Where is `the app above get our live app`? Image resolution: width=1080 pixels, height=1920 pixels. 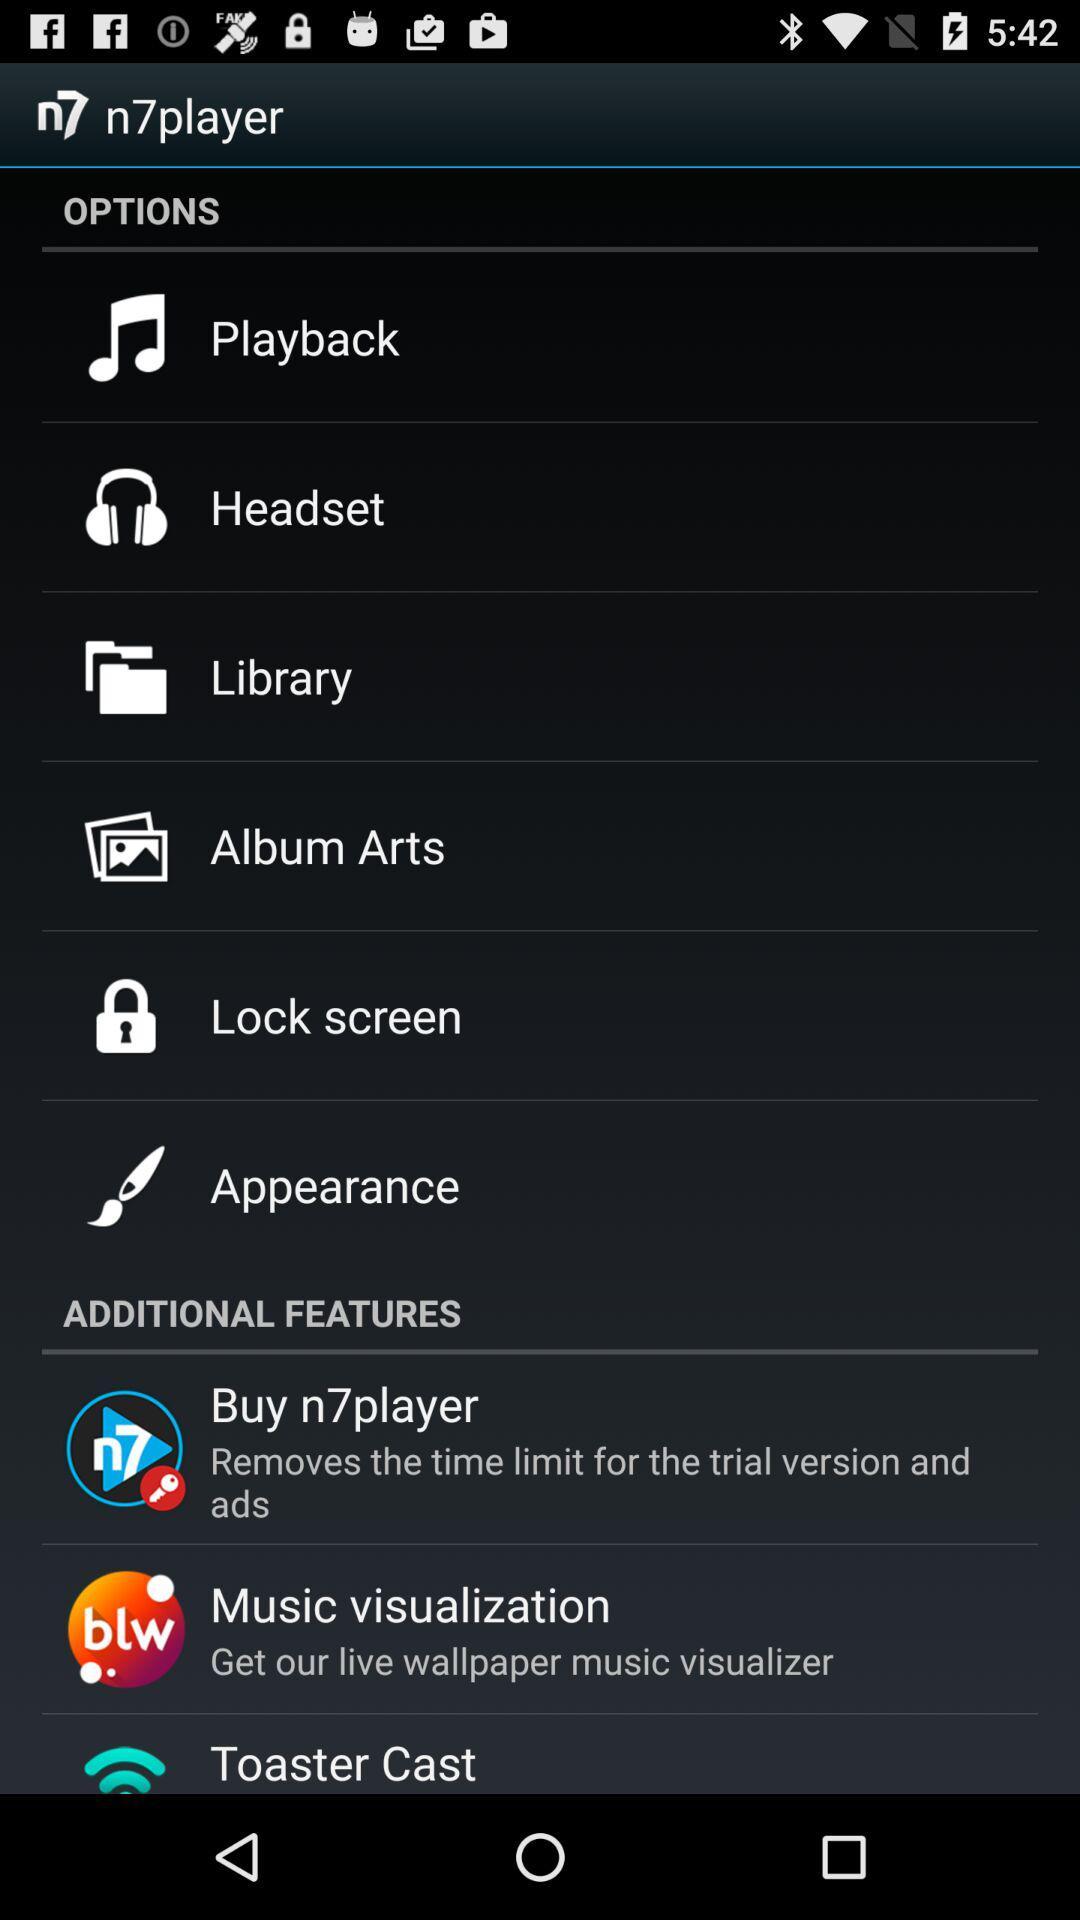
the app above get our live app is located at coordinates (409, 1603).